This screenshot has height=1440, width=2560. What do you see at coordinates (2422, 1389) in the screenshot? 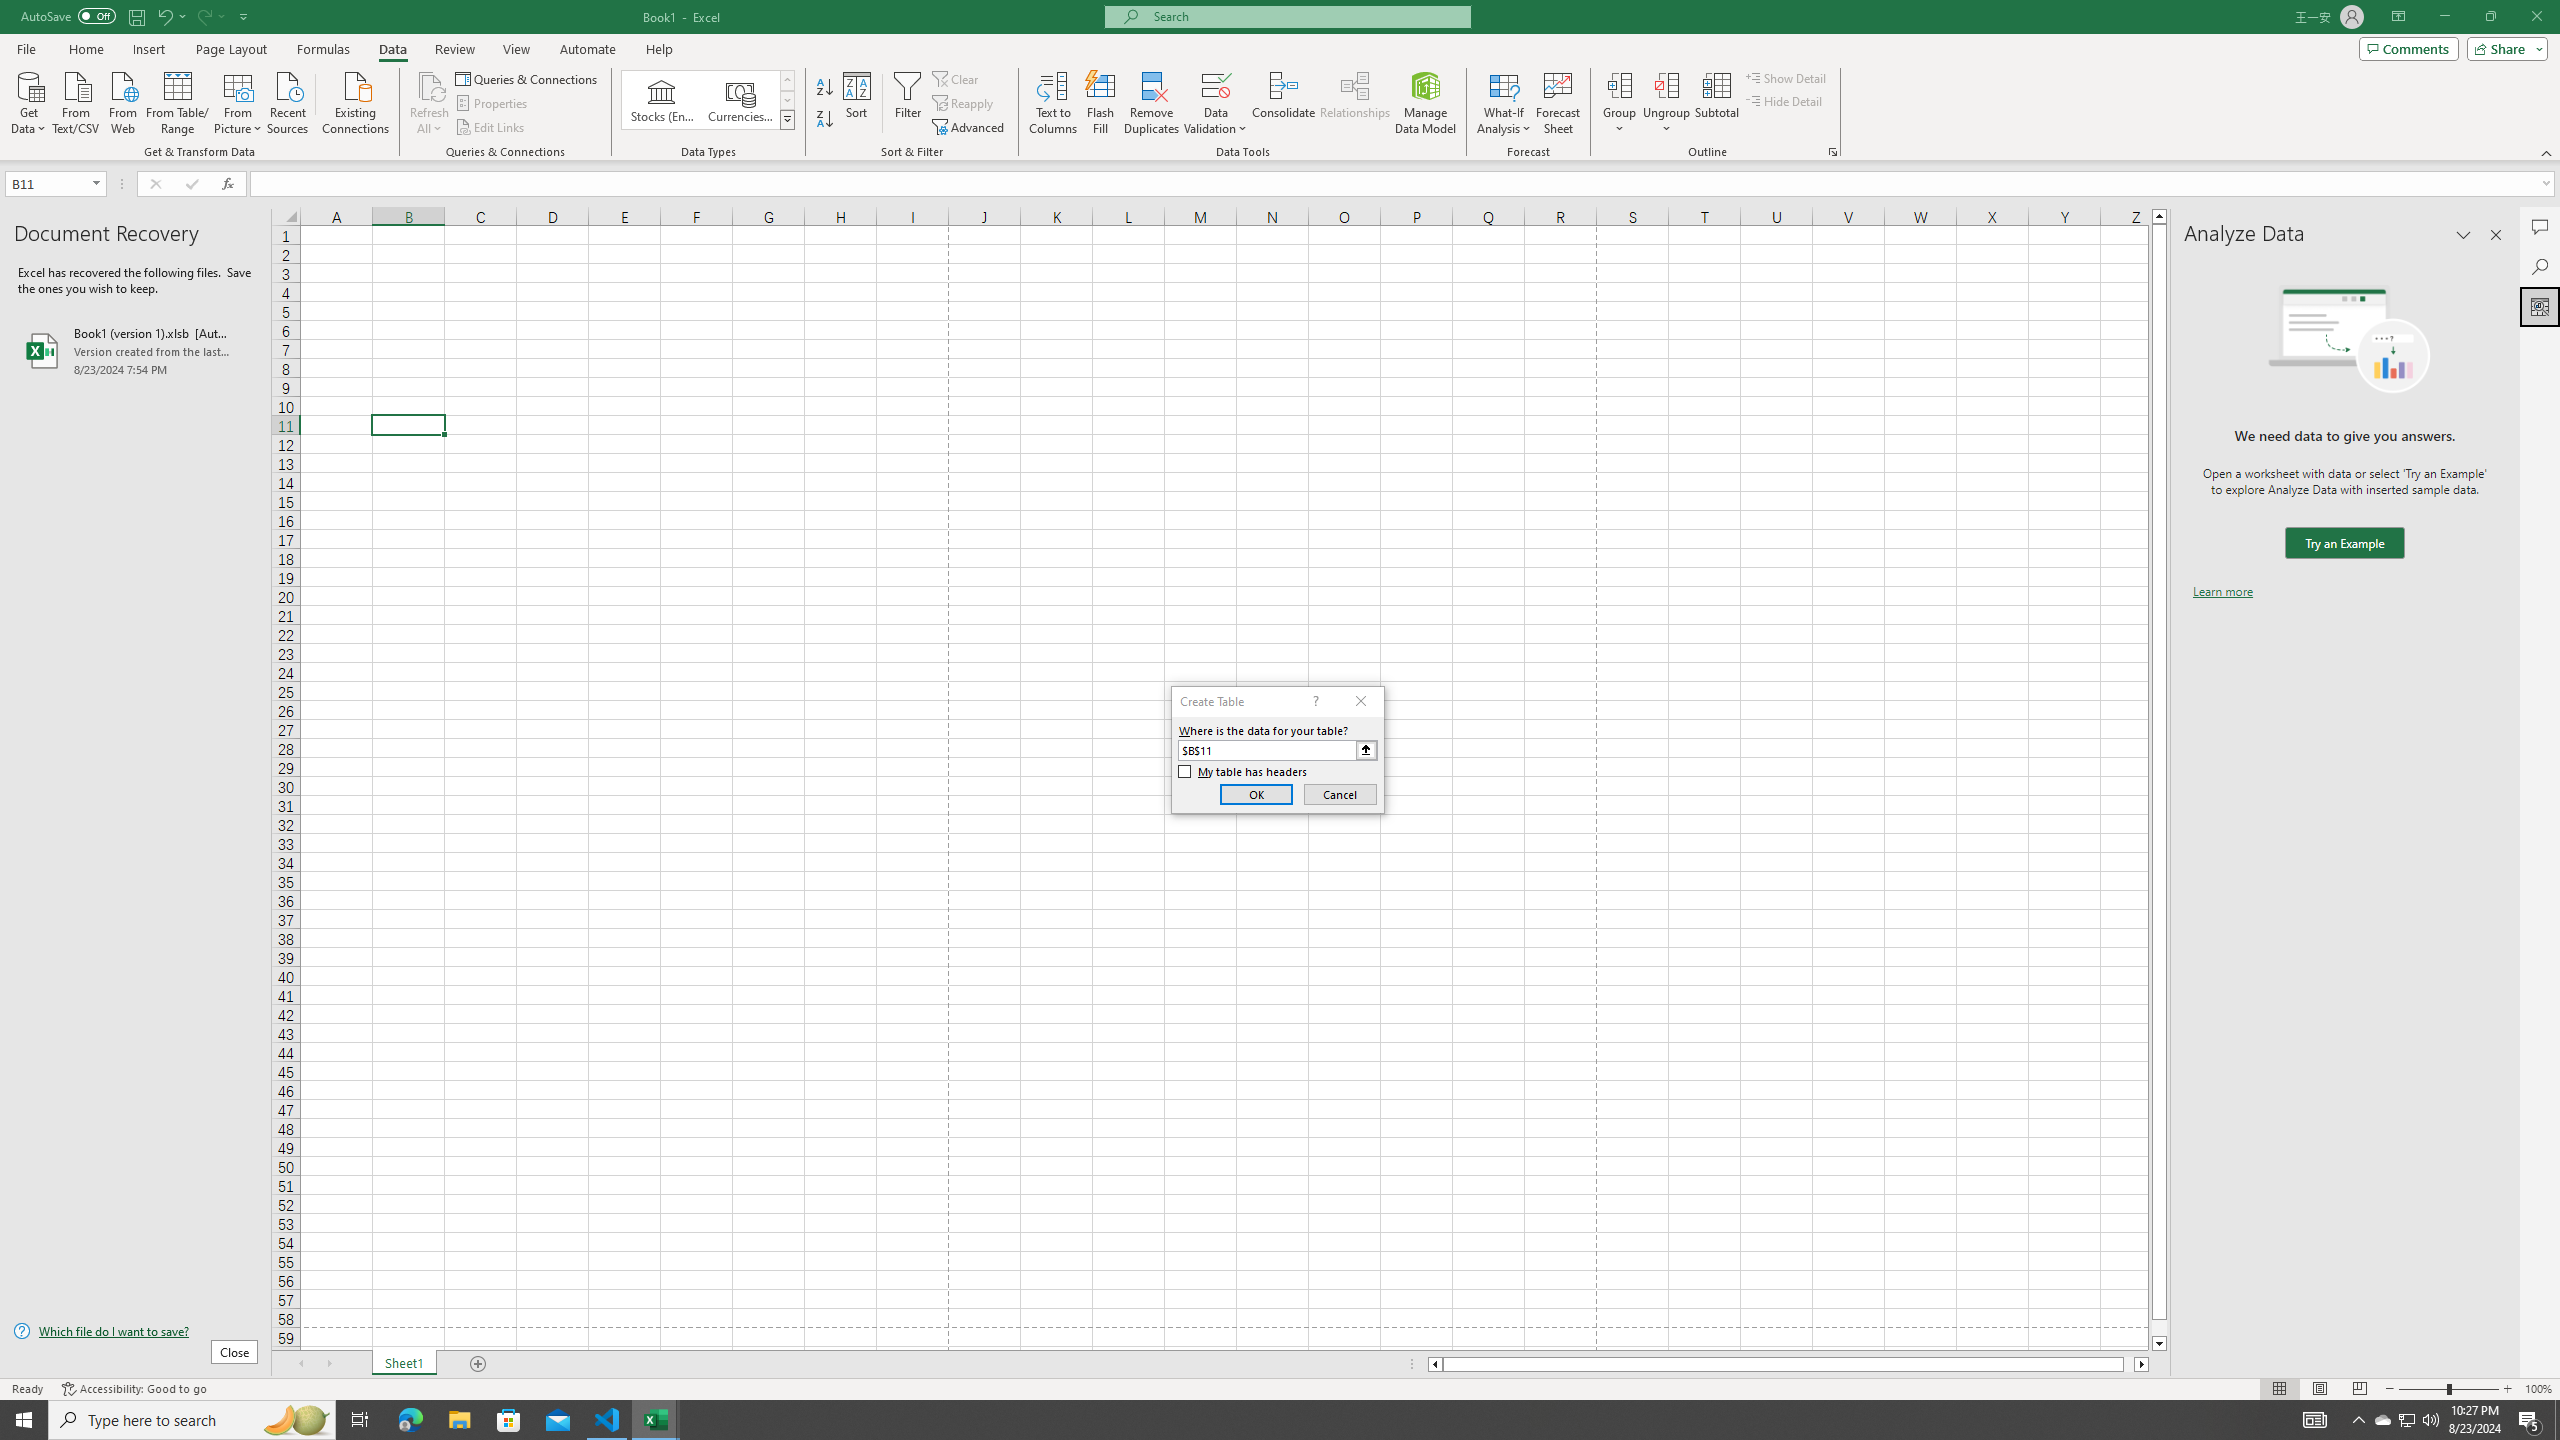
I see `'Zoom Out'` at bounding box center [2422, 1389].